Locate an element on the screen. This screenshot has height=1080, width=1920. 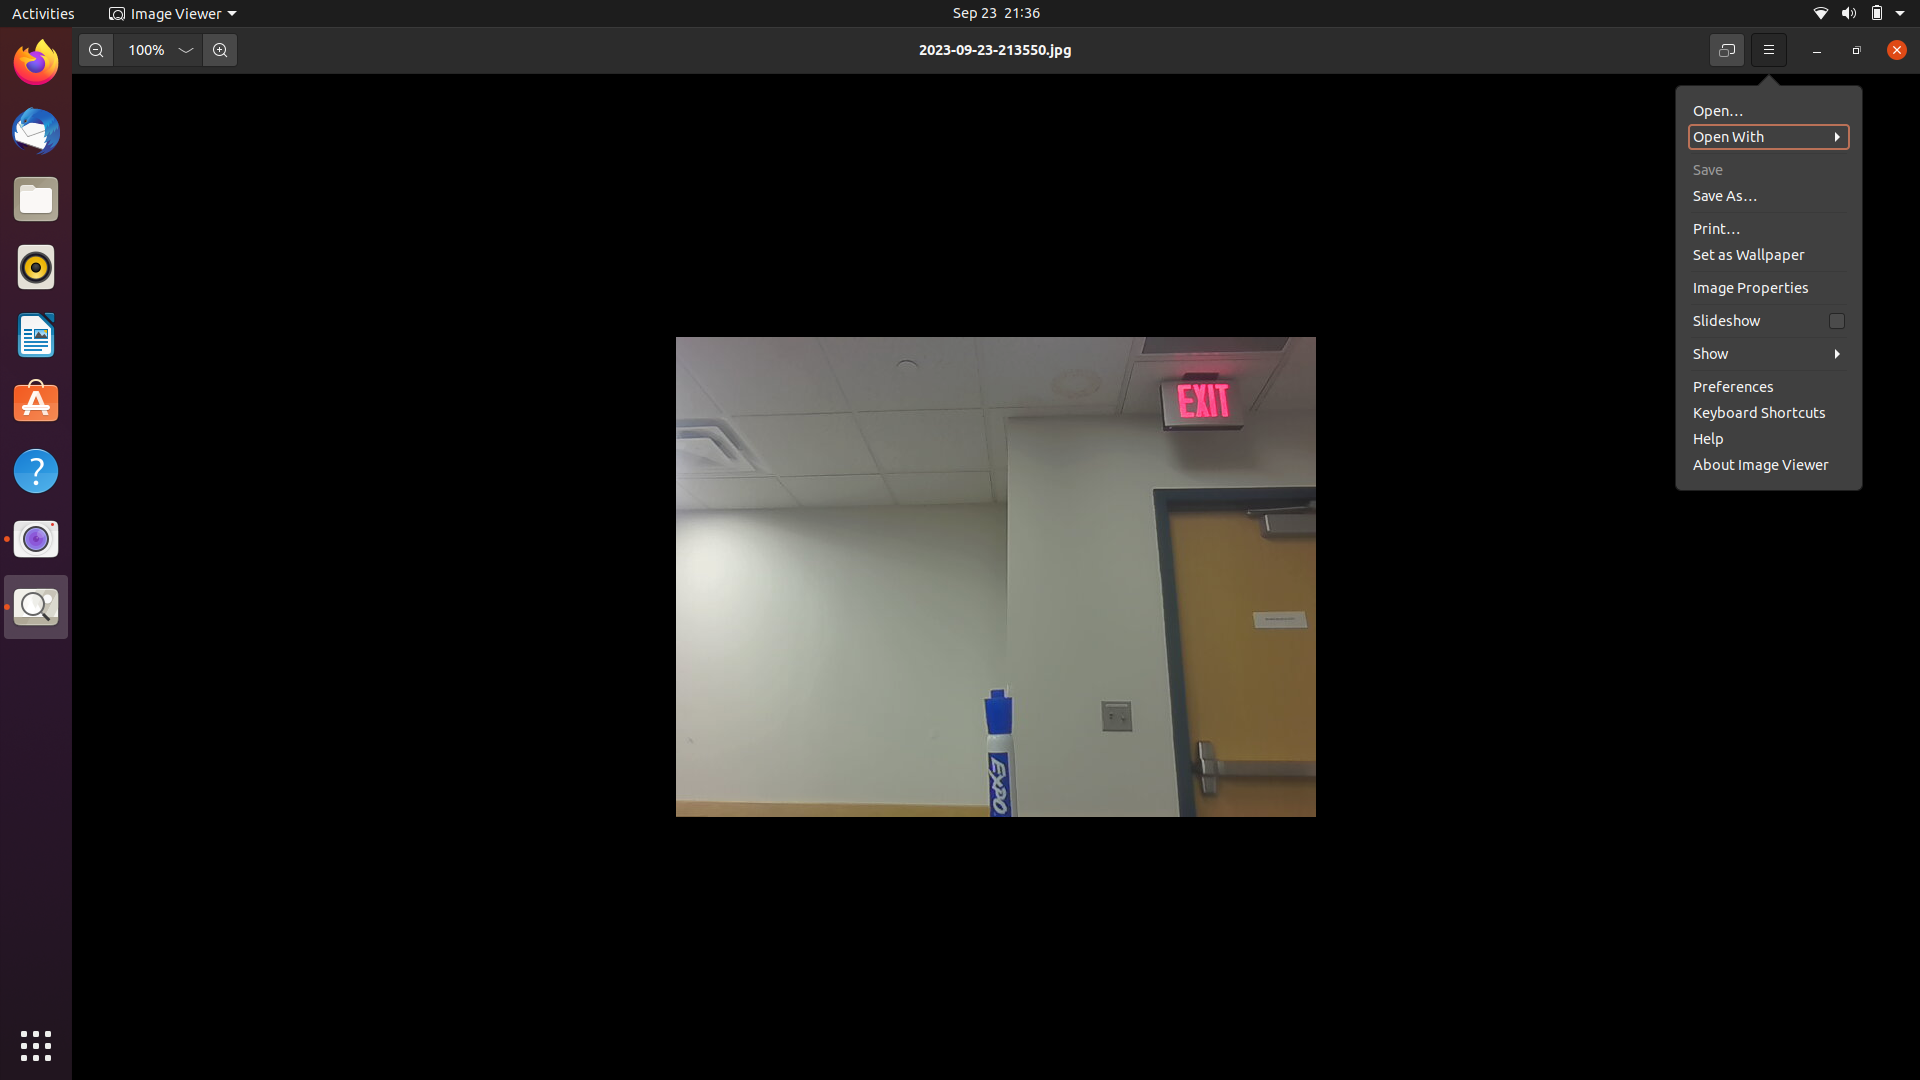
Turn off the menu view is located at coordinates (1769, 49).